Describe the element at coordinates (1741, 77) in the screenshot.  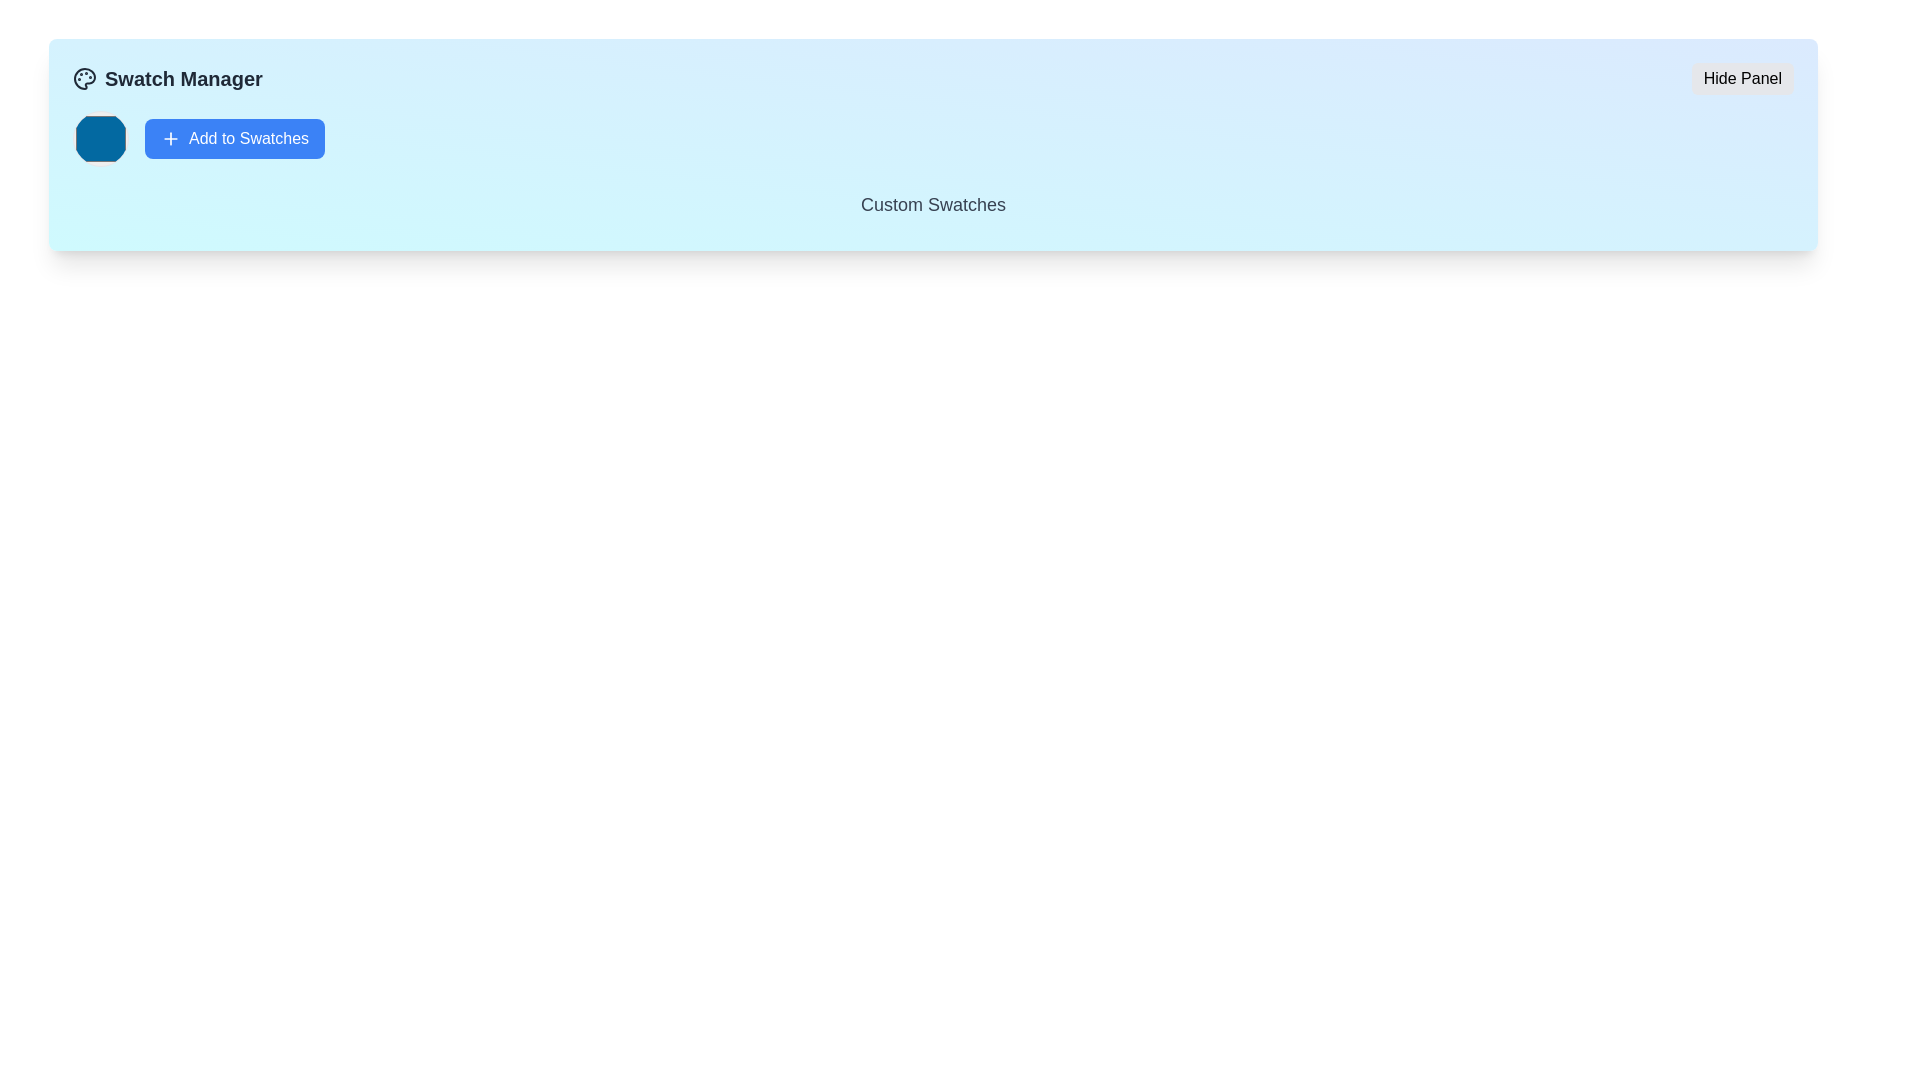
I see `the rectangular 'Hide Panel' button with a light gray background to change its background color` at that location.